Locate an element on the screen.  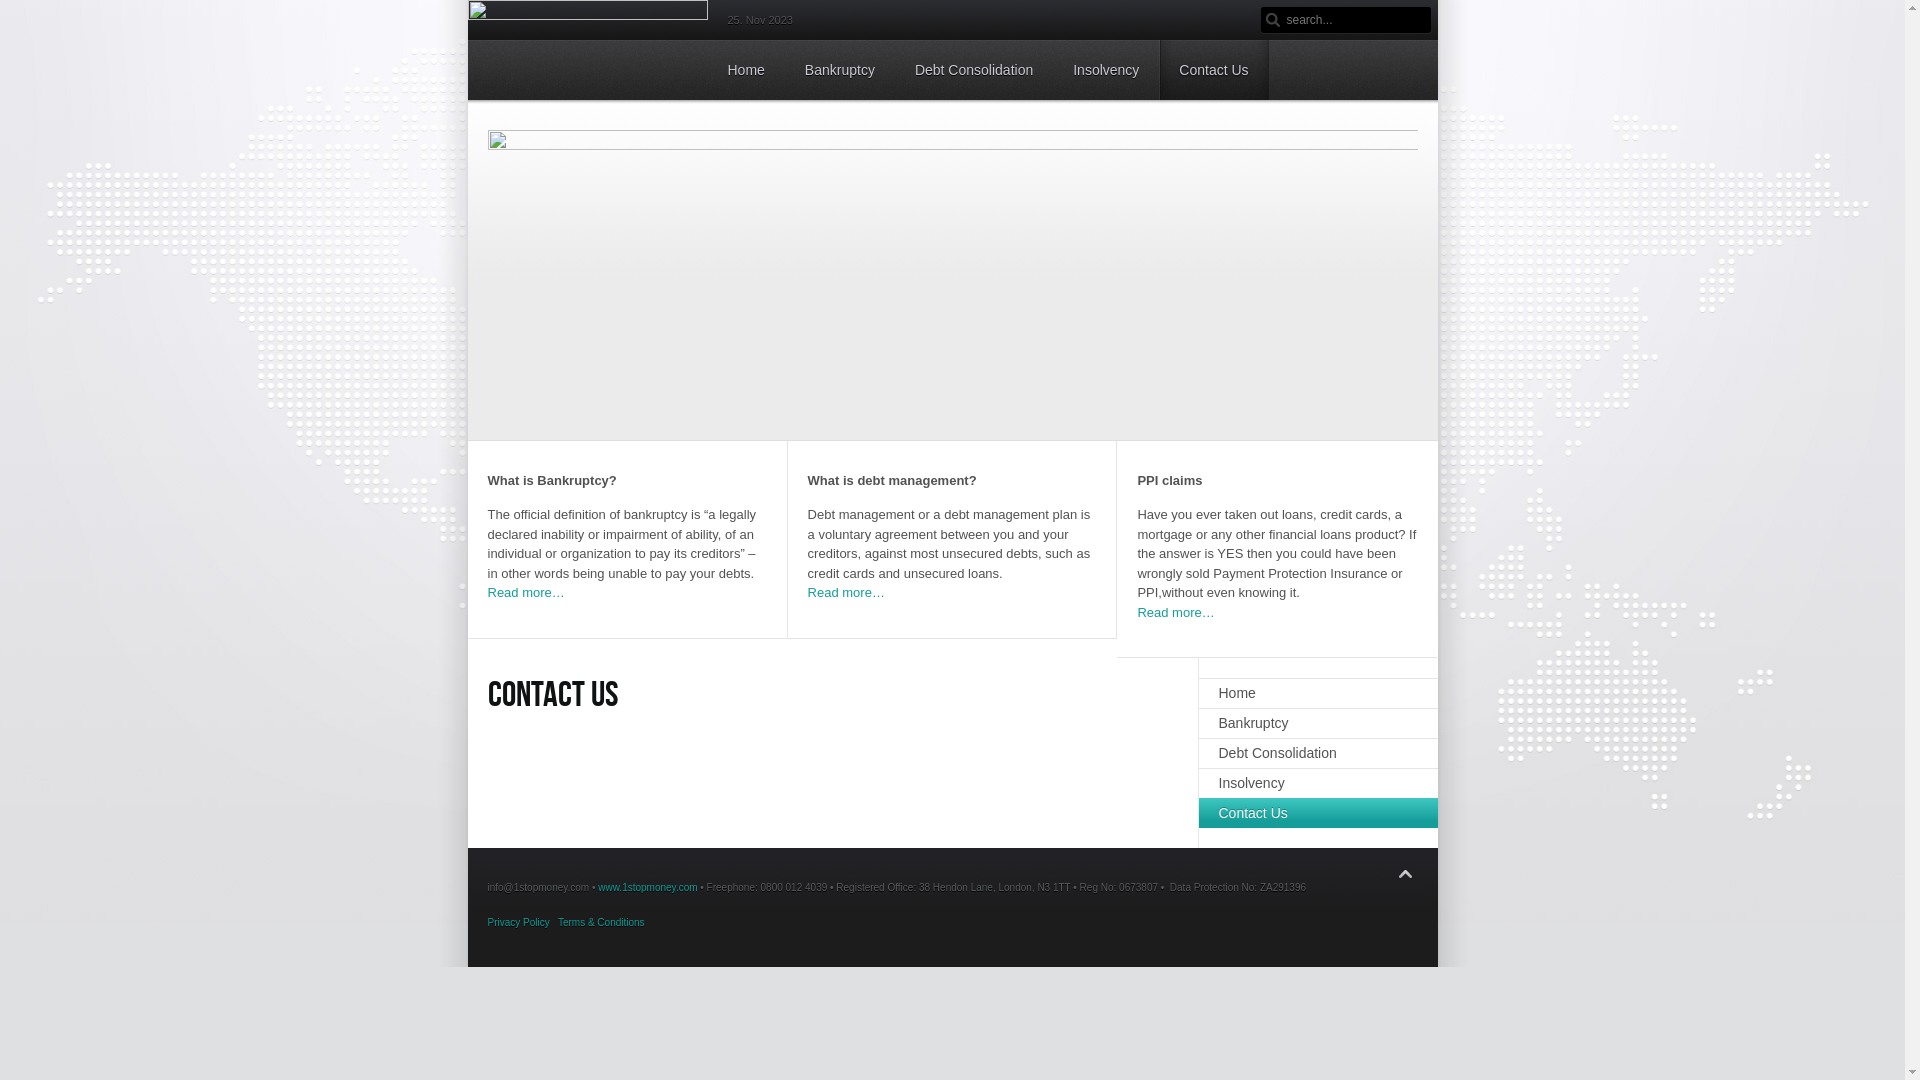
'Insolvency' is located at coordinates (1198, 782).